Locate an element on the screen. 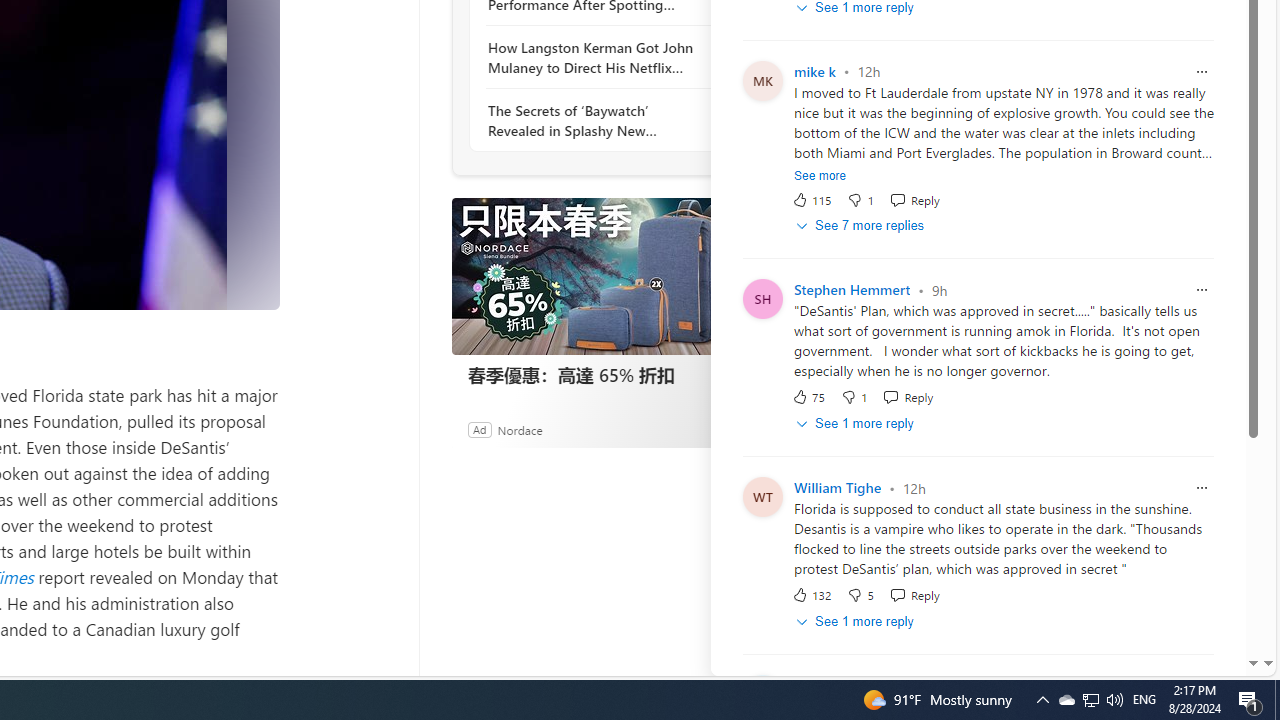 Image resolution: width=1280 pixels, height=720 pixels. 'Nordace' is located at coordinates (519, 428).